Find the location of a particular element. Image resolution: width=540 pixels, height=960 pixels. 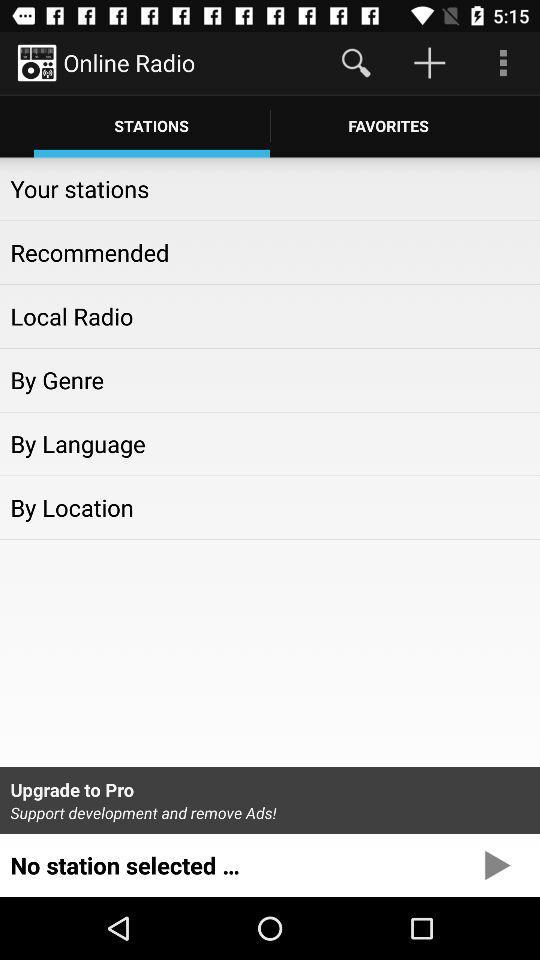

the play icon is located at coordinates (496, 926).